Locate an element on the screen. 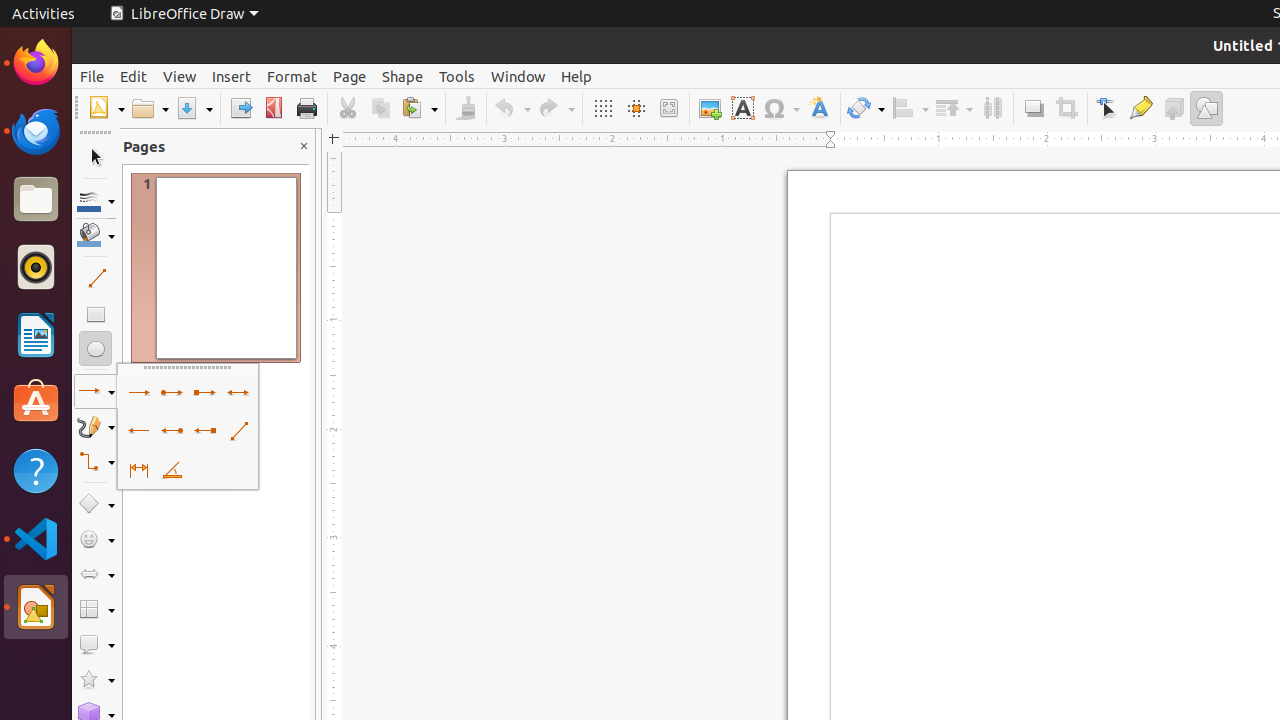  'Export' is located at coordinates (240, 108).